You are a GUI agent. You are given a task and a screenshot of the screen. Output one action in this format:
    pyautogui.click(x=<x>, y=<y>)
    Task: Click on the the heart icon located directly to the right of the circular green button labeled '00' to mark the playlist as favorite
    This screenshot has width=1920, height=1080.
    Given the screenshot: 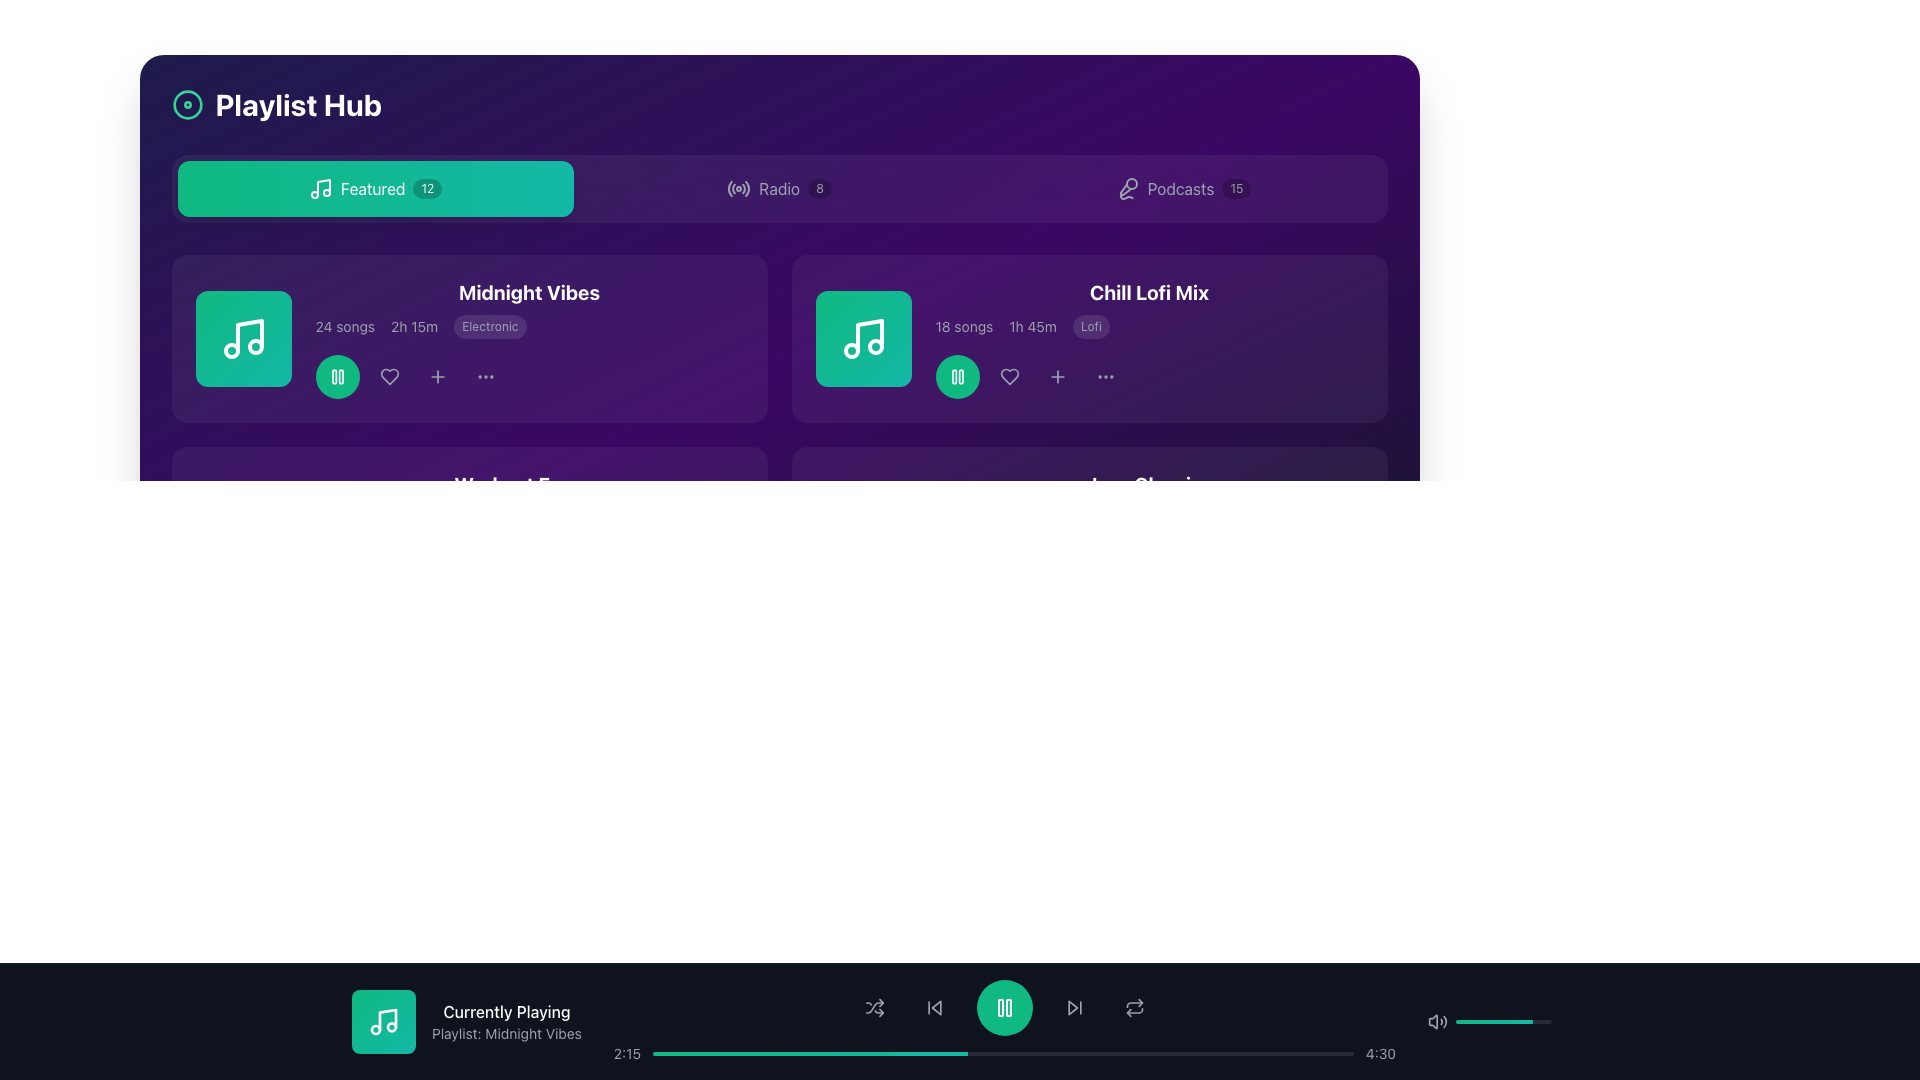 What is the action you would take?
    pyautogui.click(x=389, y=377)
    